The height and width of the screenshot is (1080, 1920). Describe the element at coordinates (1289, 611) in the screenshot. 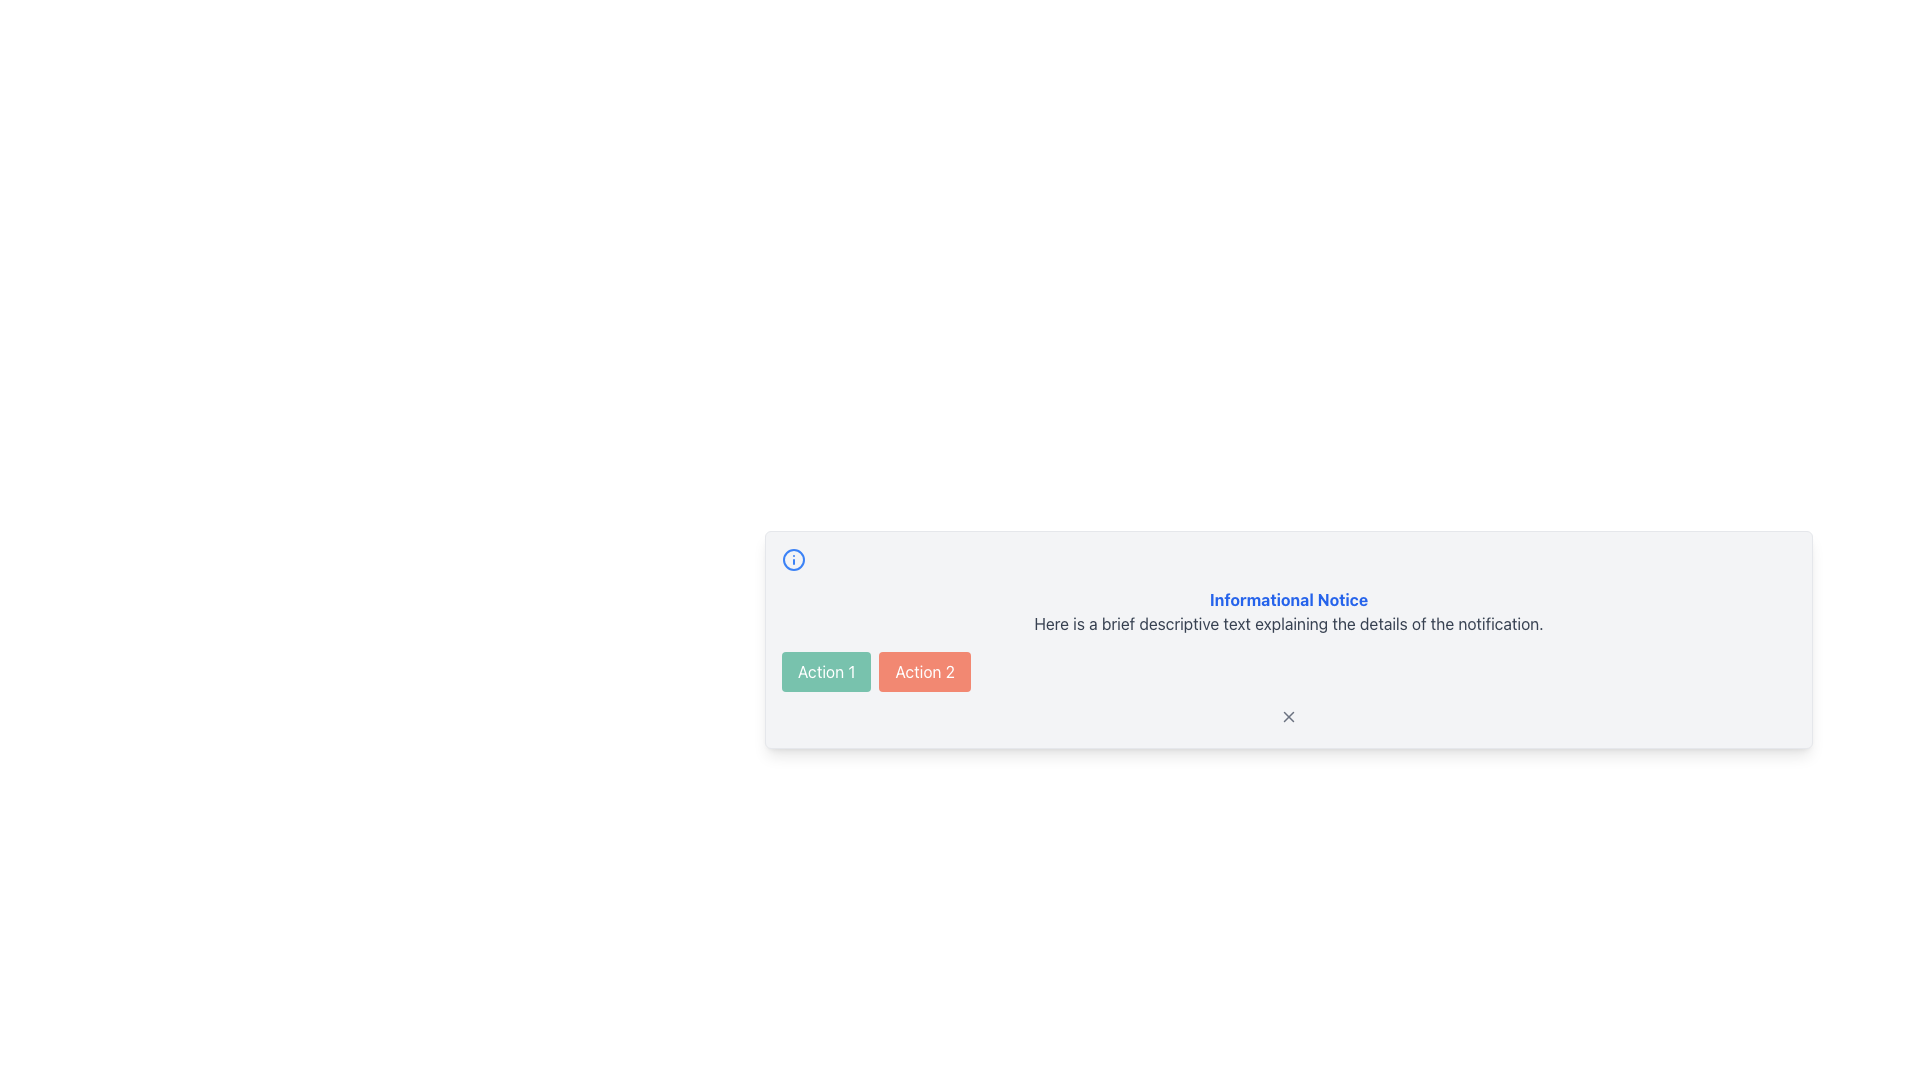

I see `the text block that displays 'Informational Notice' with a smaller gray text below it, centered in a light gray background` at that location.